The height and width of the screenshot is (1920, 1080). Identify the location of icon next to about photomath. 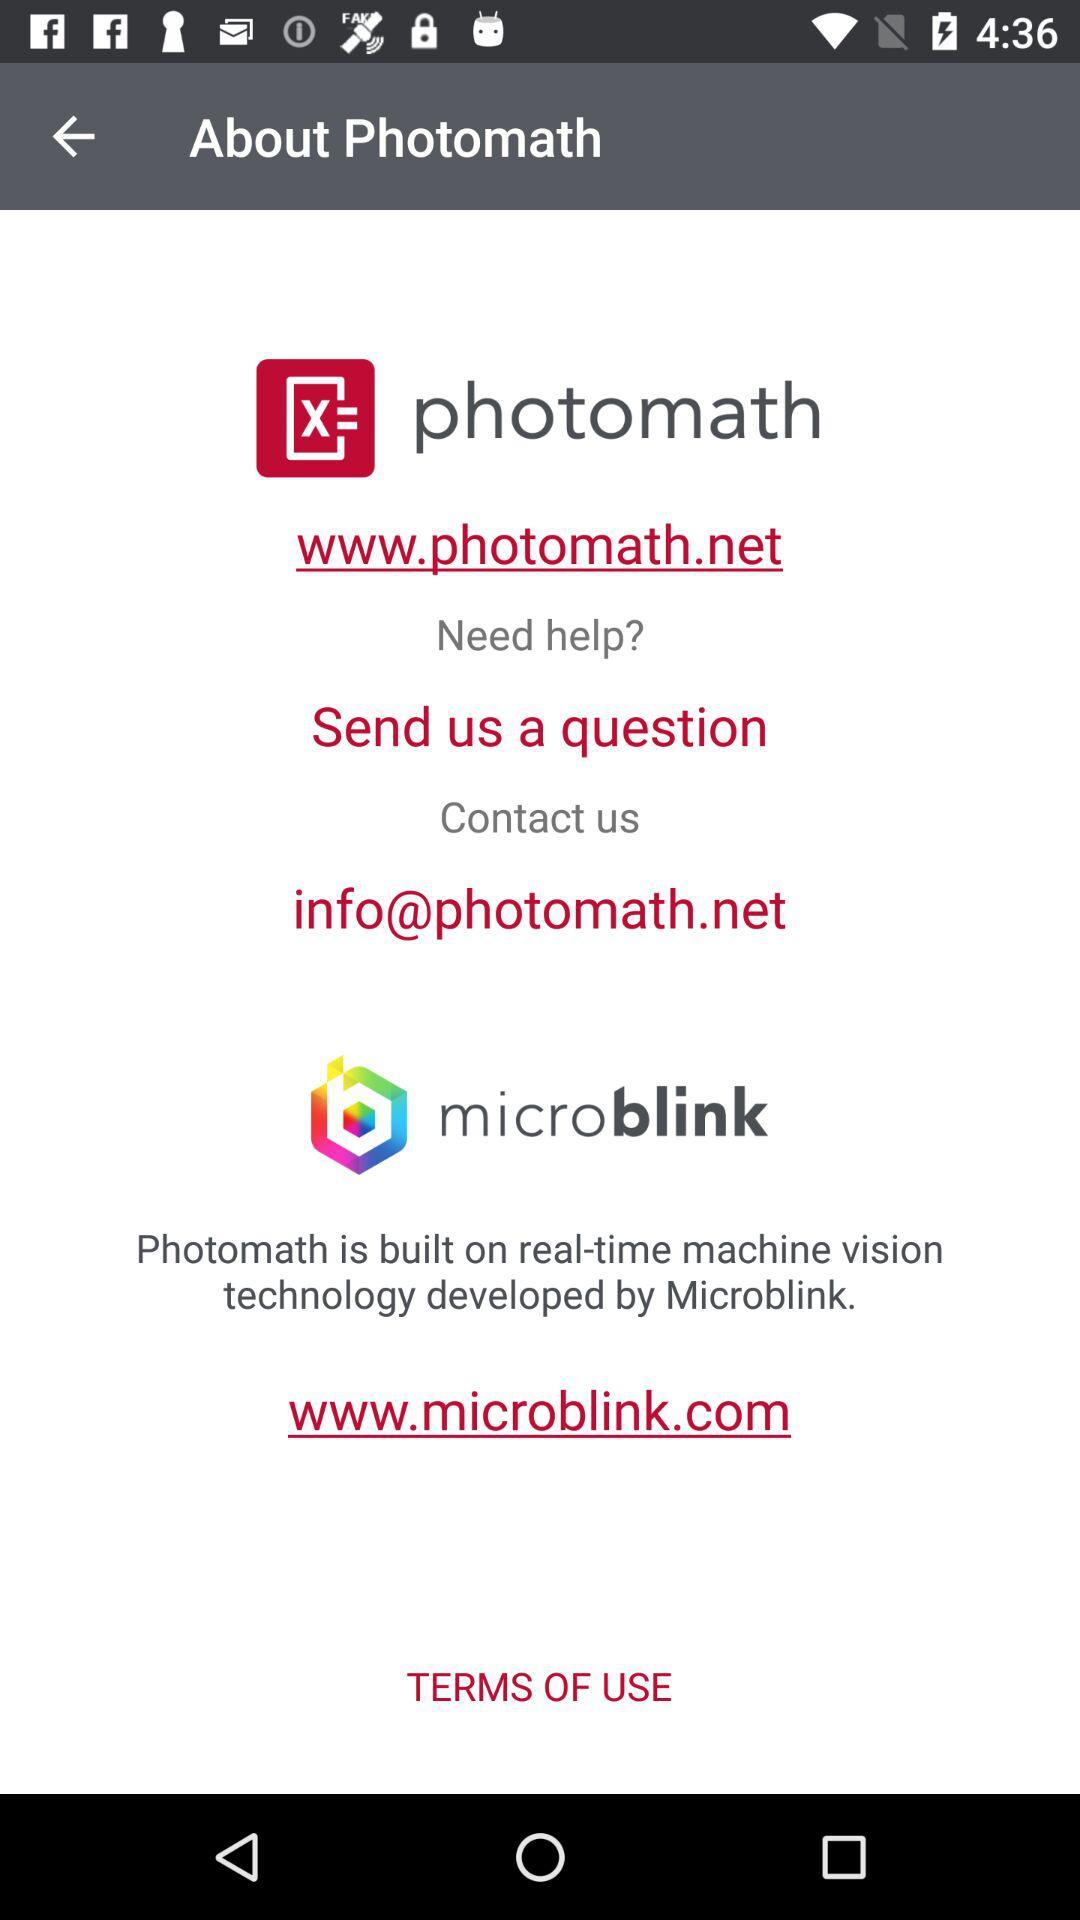
(72, 135).